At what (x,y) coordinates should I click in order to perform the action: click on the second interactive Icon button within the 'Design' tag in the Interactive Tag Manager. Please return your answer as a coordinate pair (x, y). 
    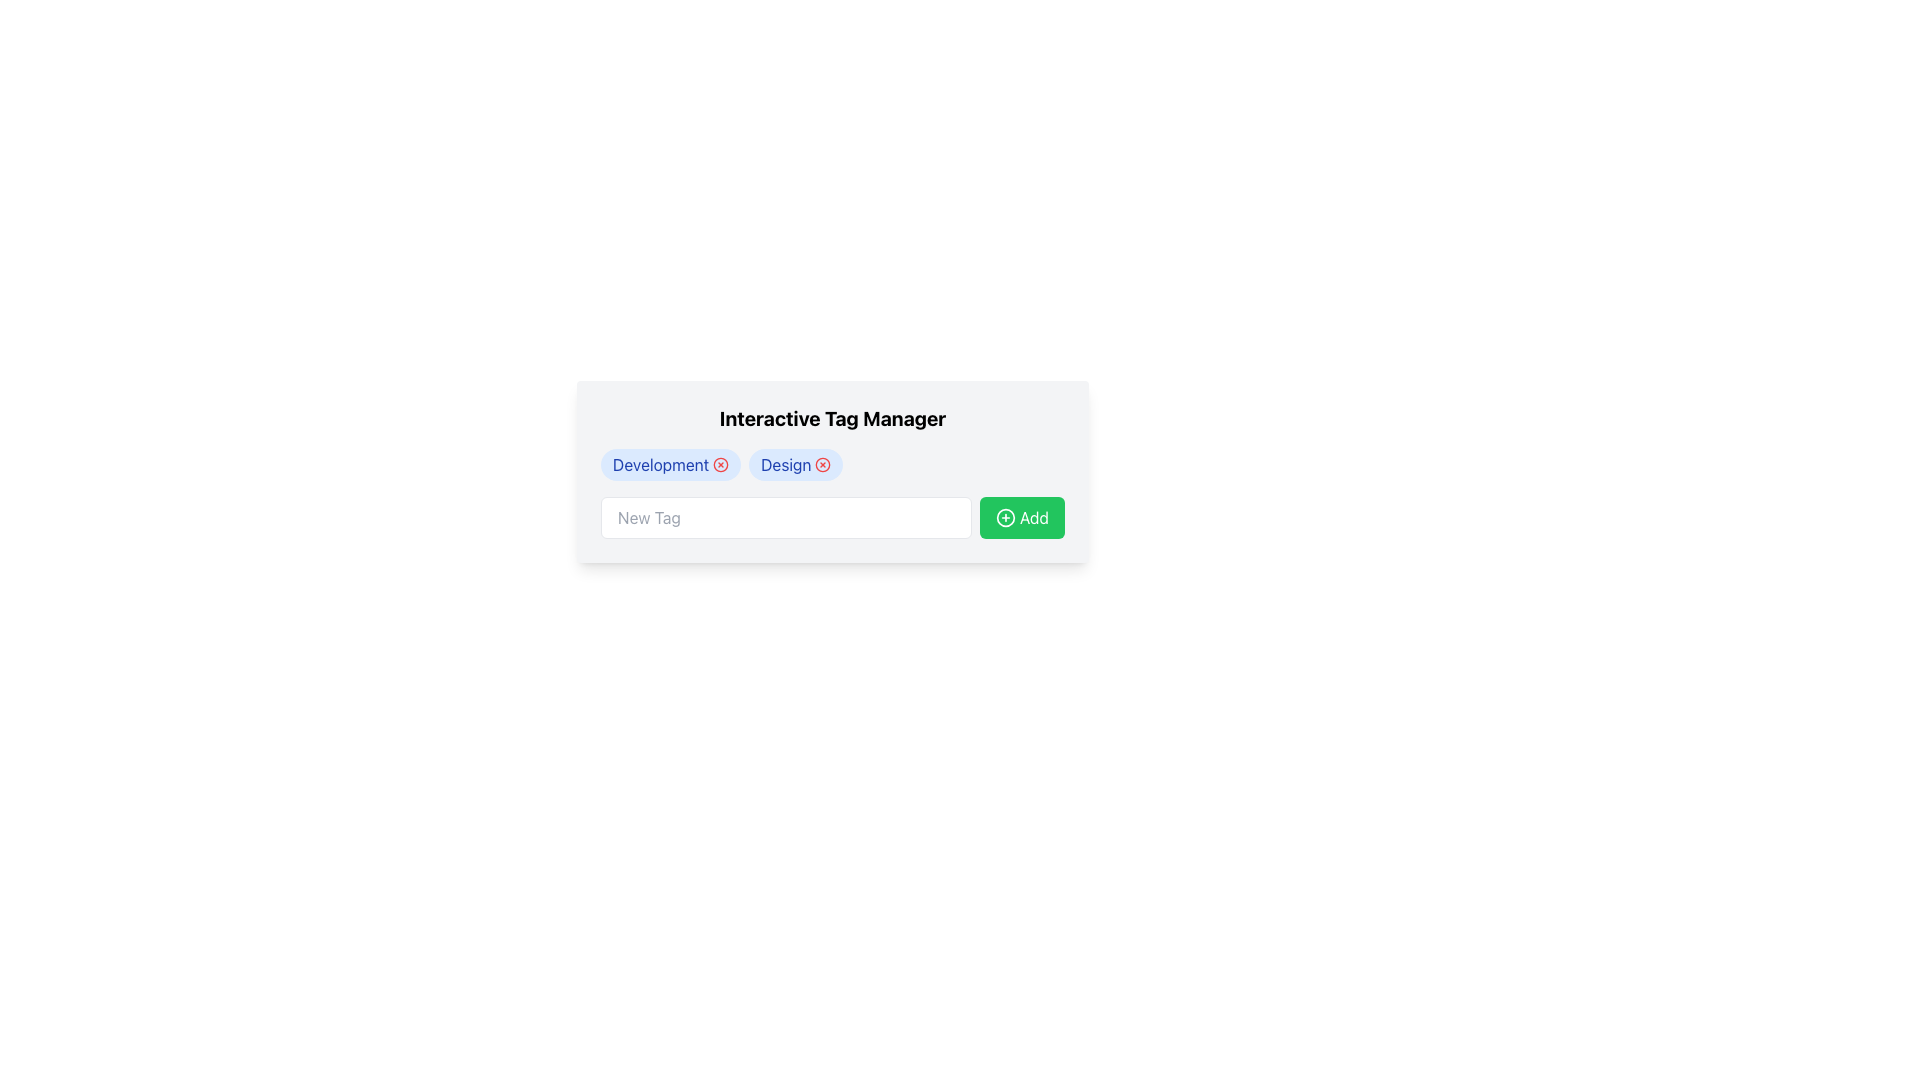
    Looking at the image, I should click on (823, 465).